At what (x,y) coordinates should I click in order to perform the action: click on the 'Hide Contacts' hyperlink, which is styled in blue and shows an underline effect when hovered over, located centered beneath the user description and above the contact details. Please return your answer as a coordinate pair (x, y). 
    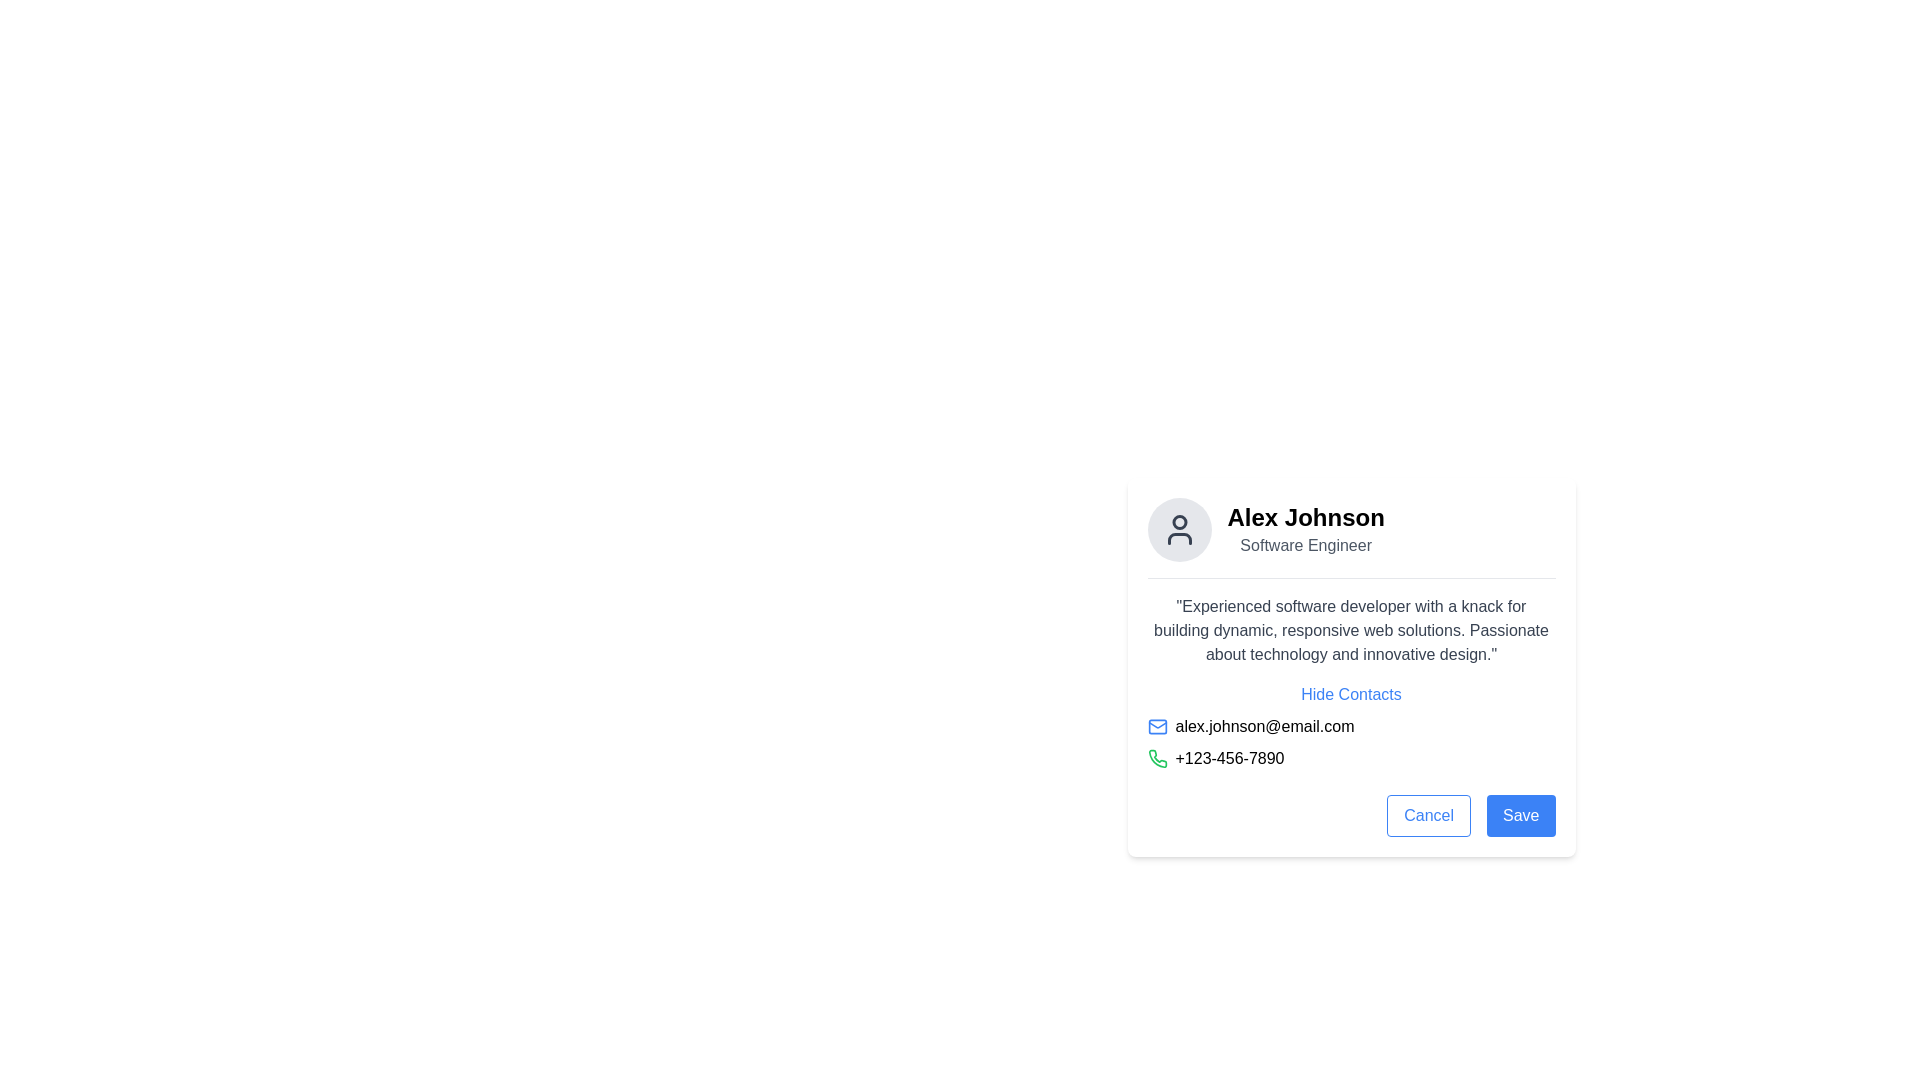
    Looking at the image, I should click on (1351, 693).